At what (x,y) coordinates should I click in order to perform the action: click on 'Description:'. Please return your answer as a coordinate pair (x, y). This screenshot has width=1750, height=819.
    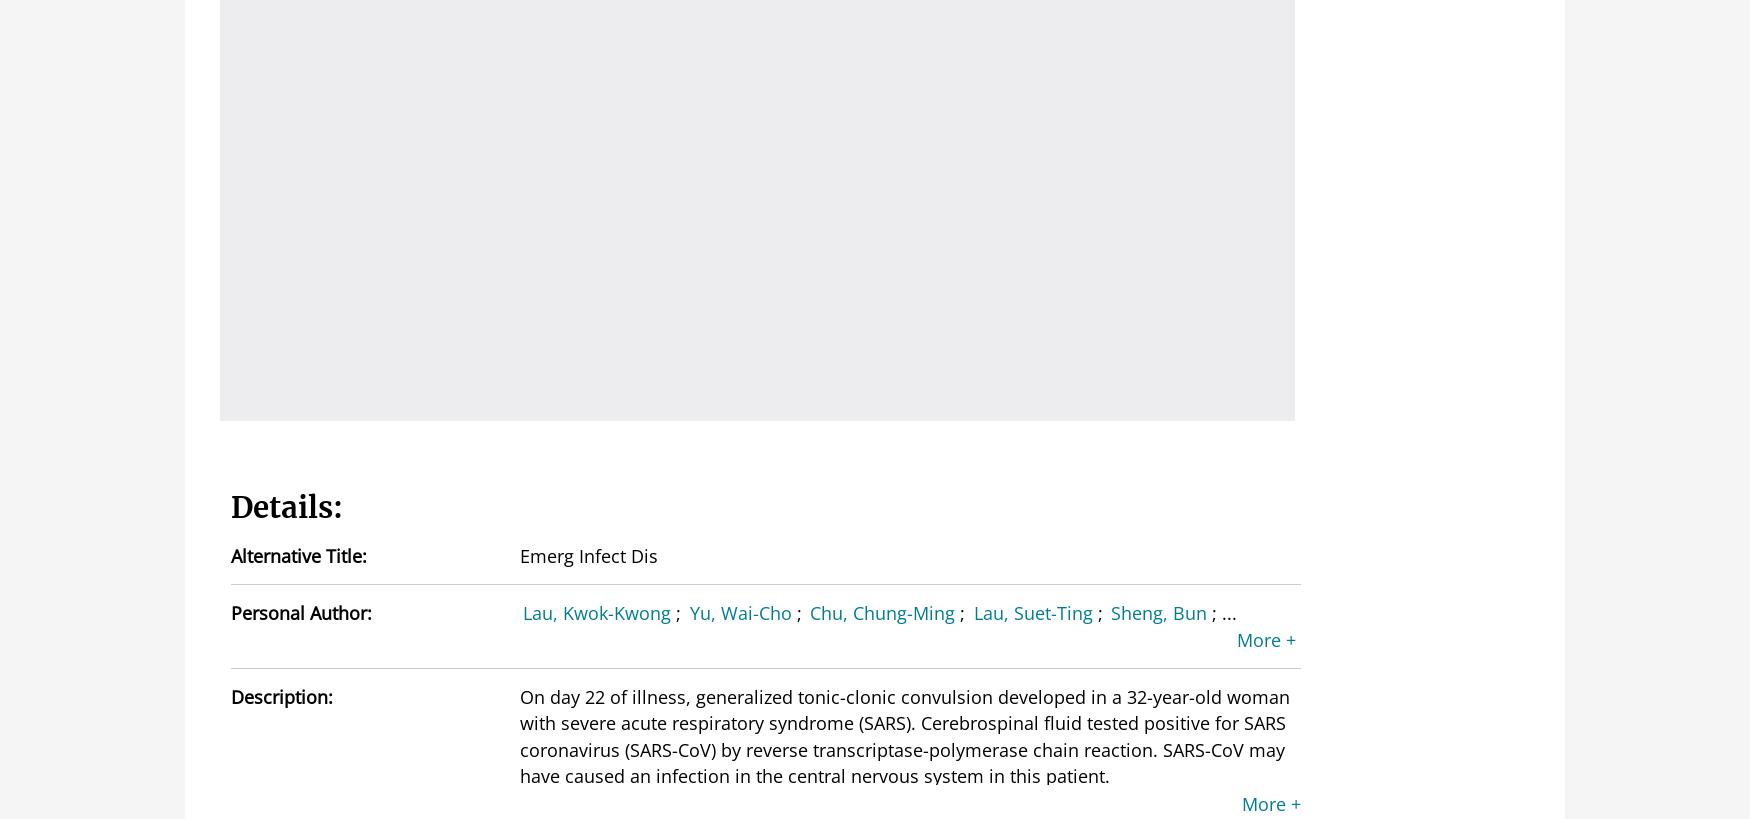
    Looking at the image, I should click on (231, 695).